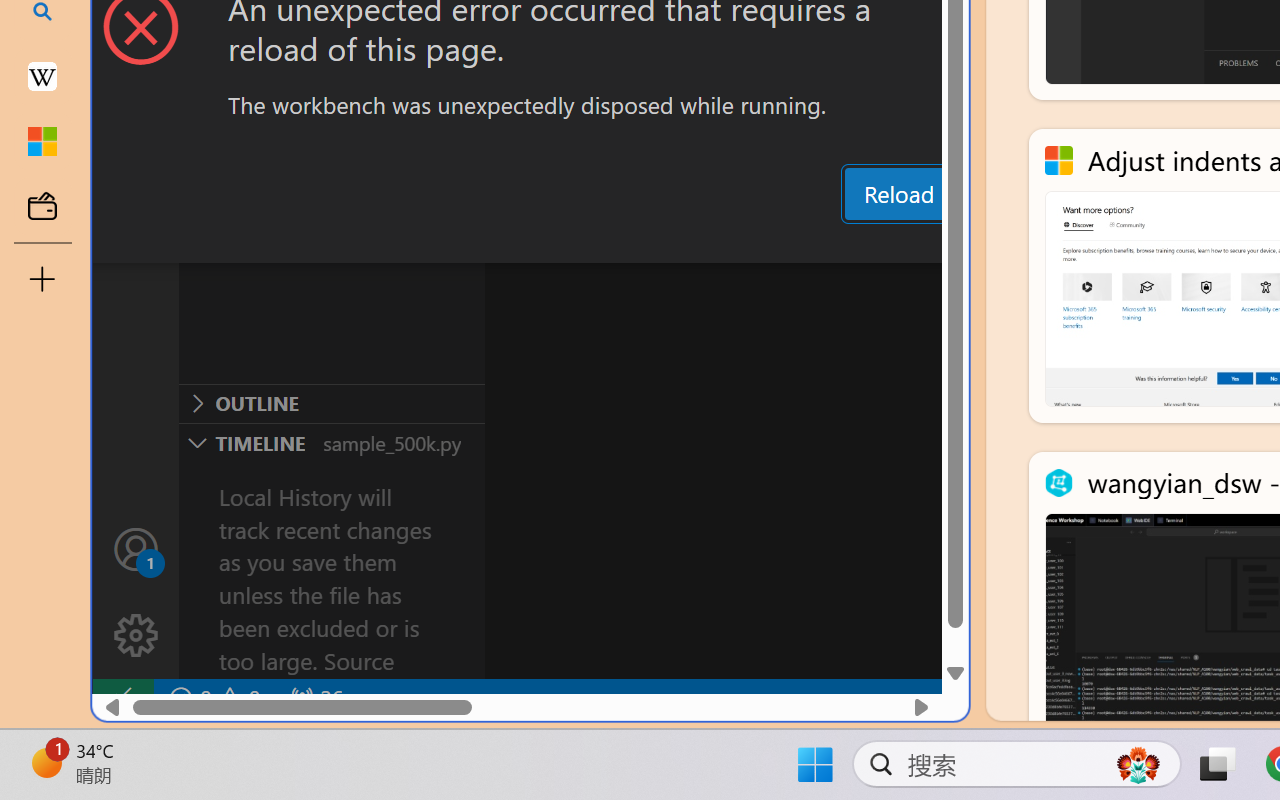 Image resolution: width=1280 pixels, height=800 pixels. What do you see at coordinates (331, 403) in the screenshot?
I see `'Outline Section'` at bounding box center [331, 403].